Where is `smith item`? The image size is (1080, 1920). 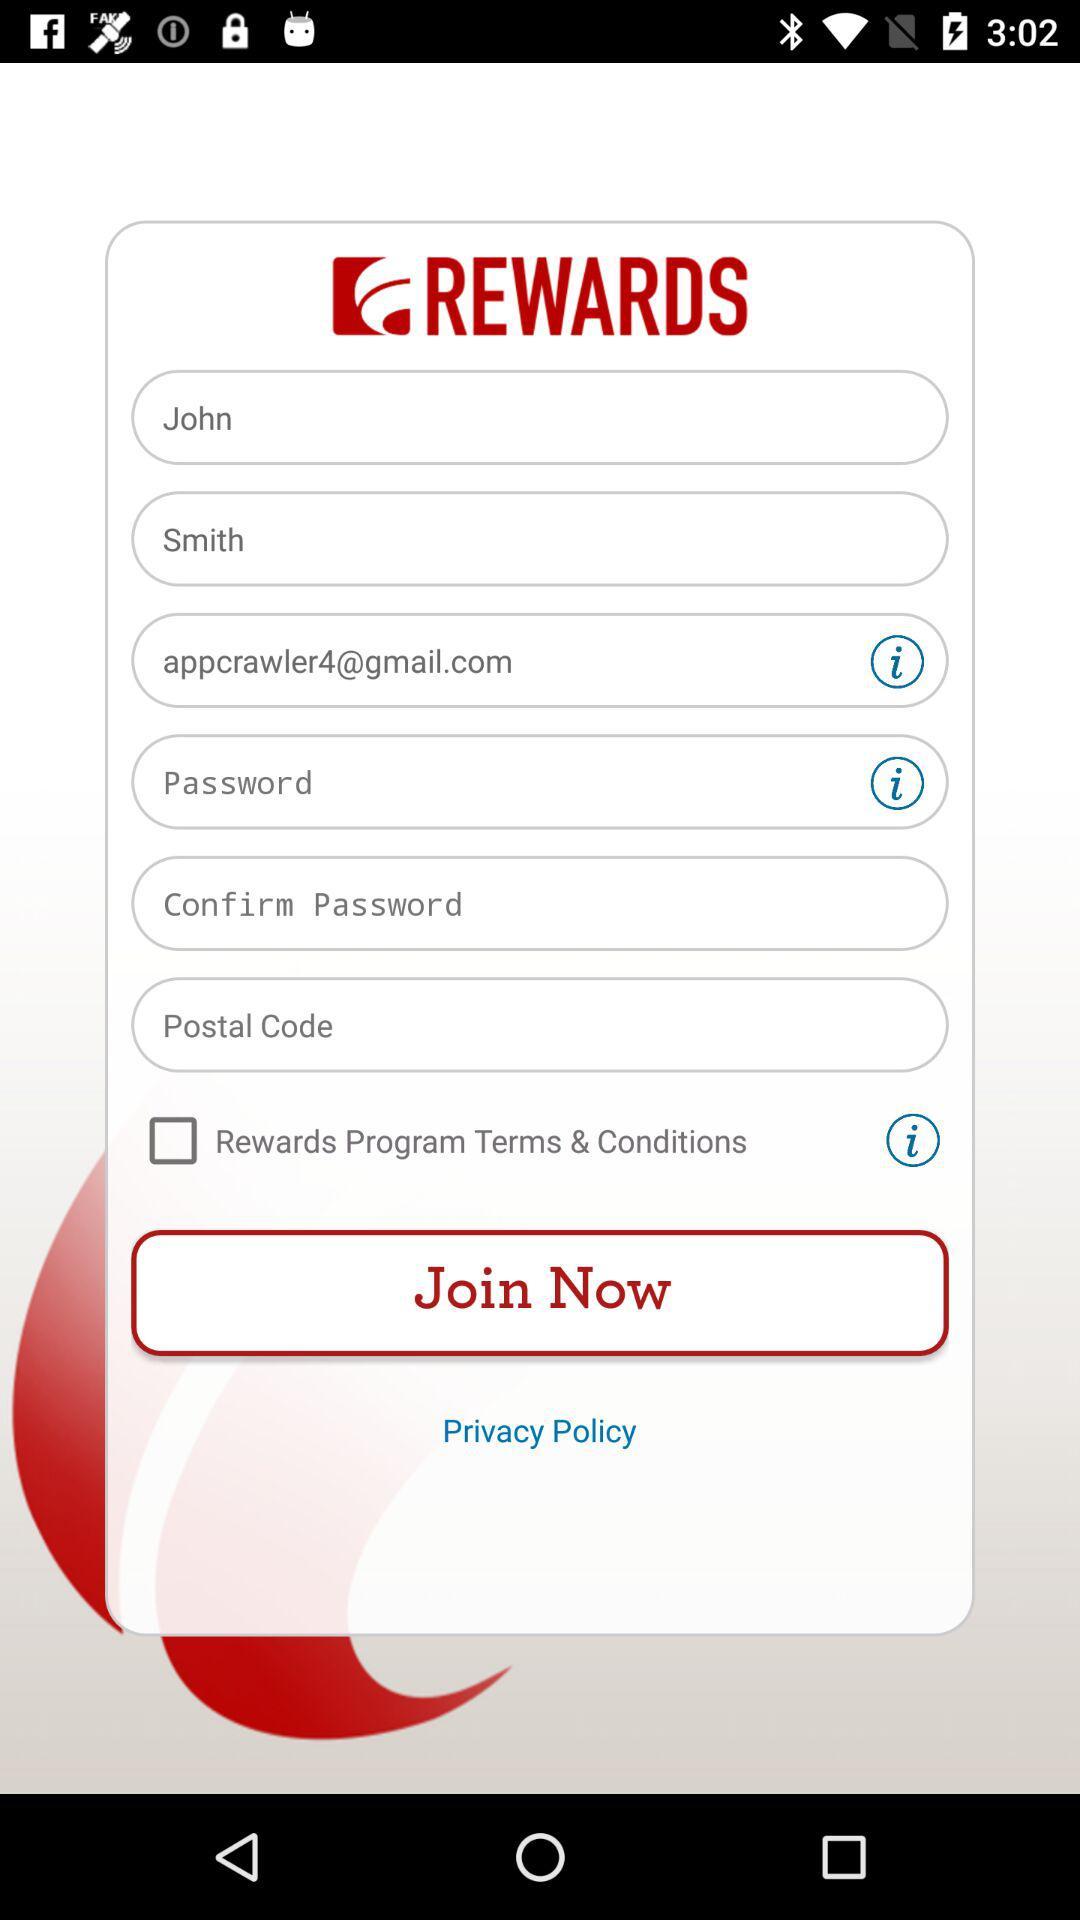 smith item is located at coordinates (540, 538).